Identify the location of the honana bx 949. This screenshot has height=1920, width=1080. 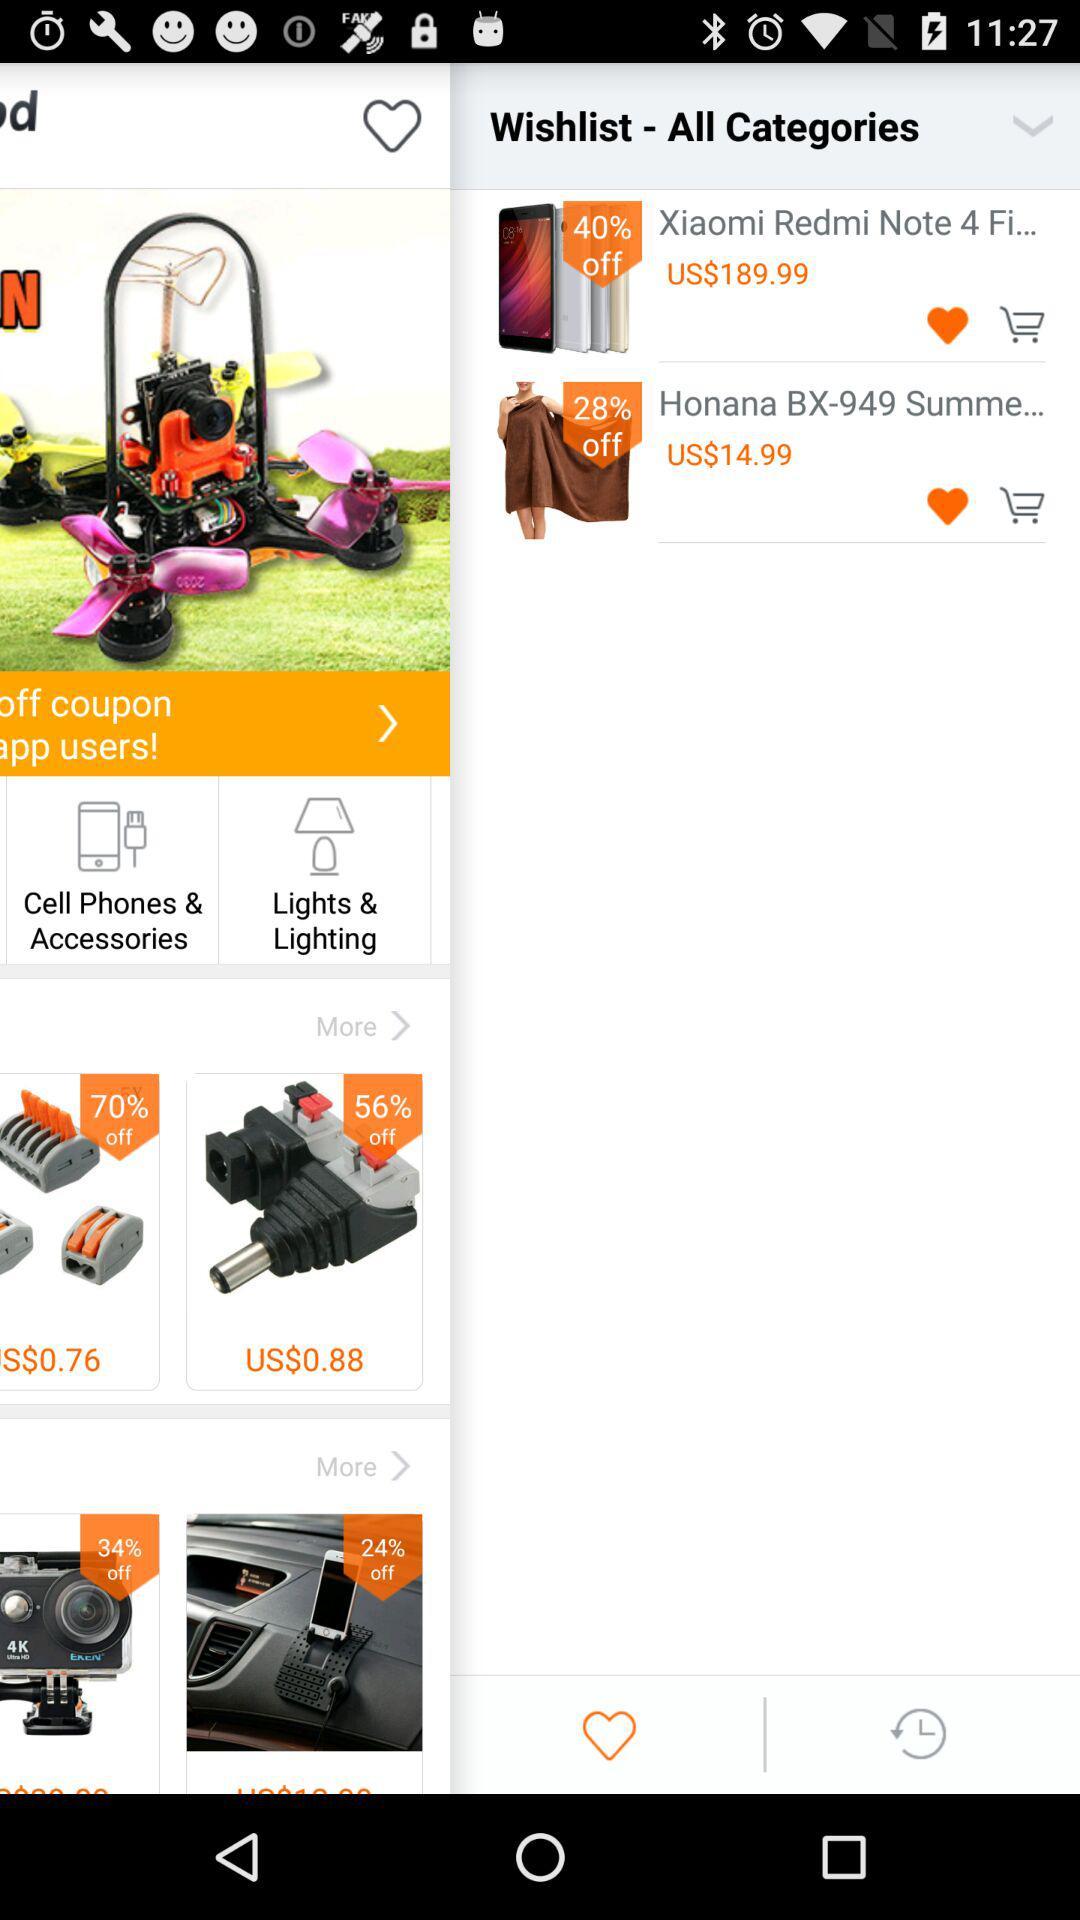
(852, 401).